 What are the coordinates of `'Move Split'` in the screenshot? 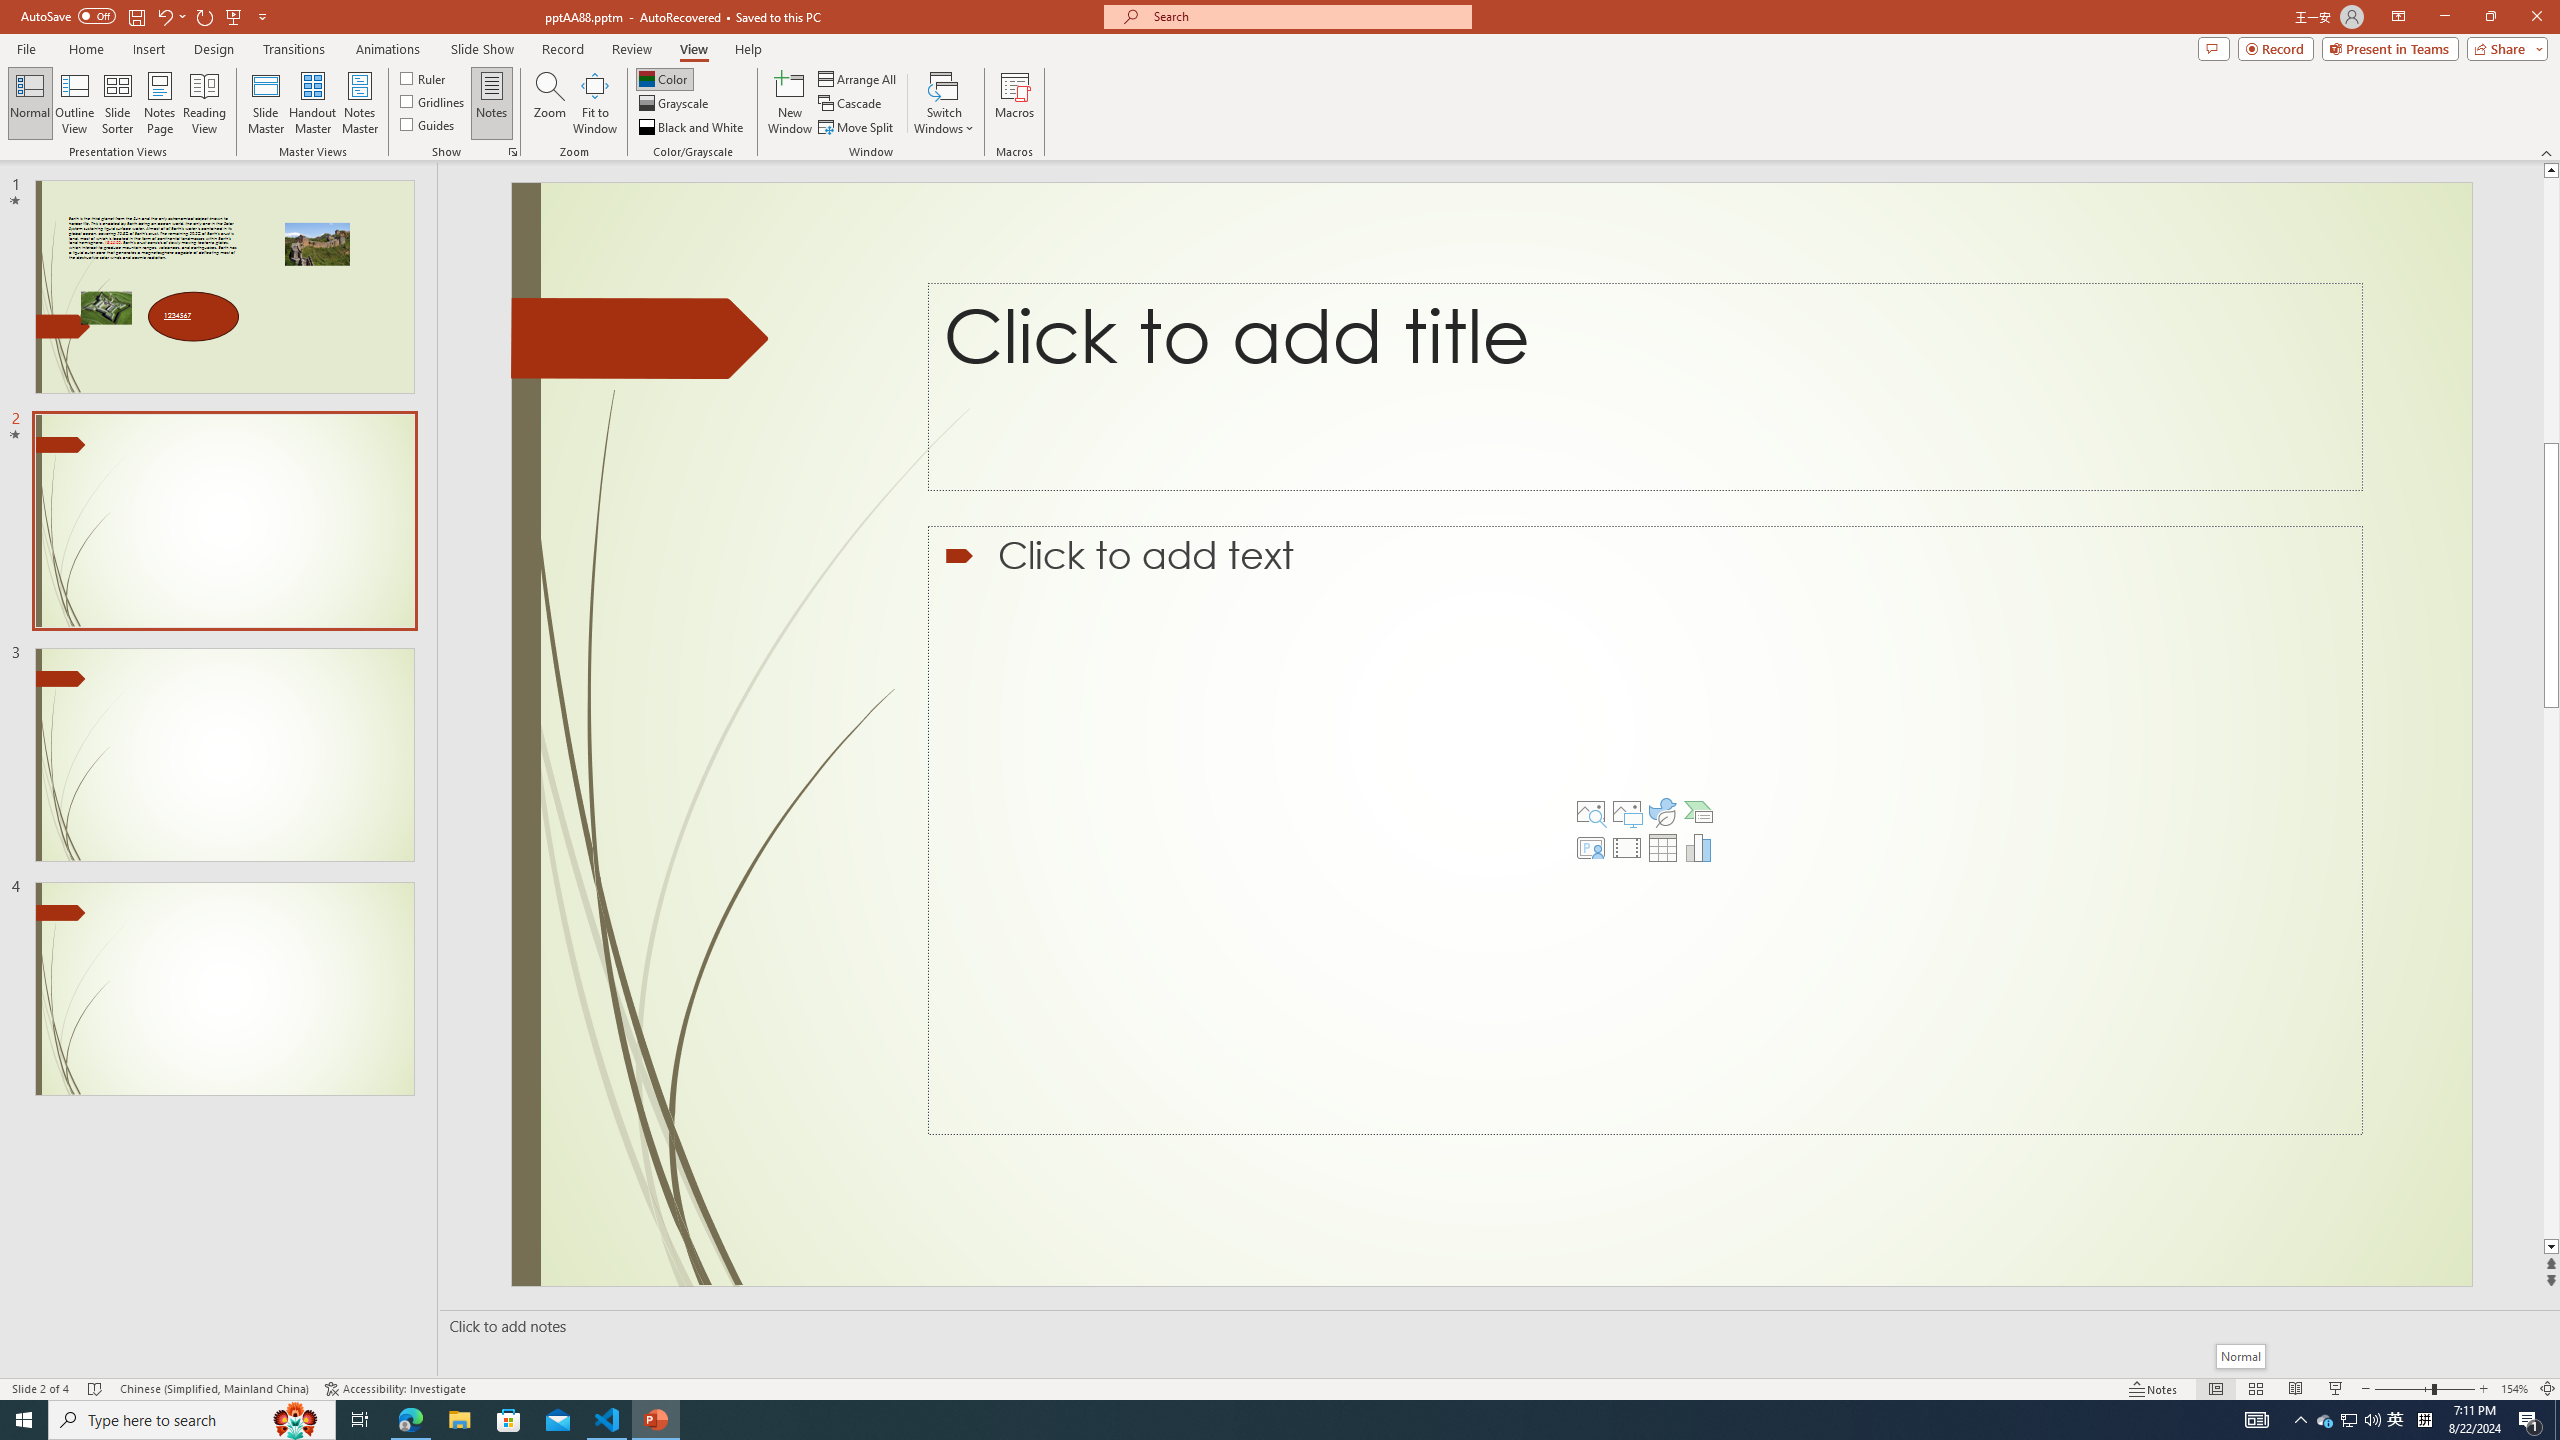 It's located at (856, 127).